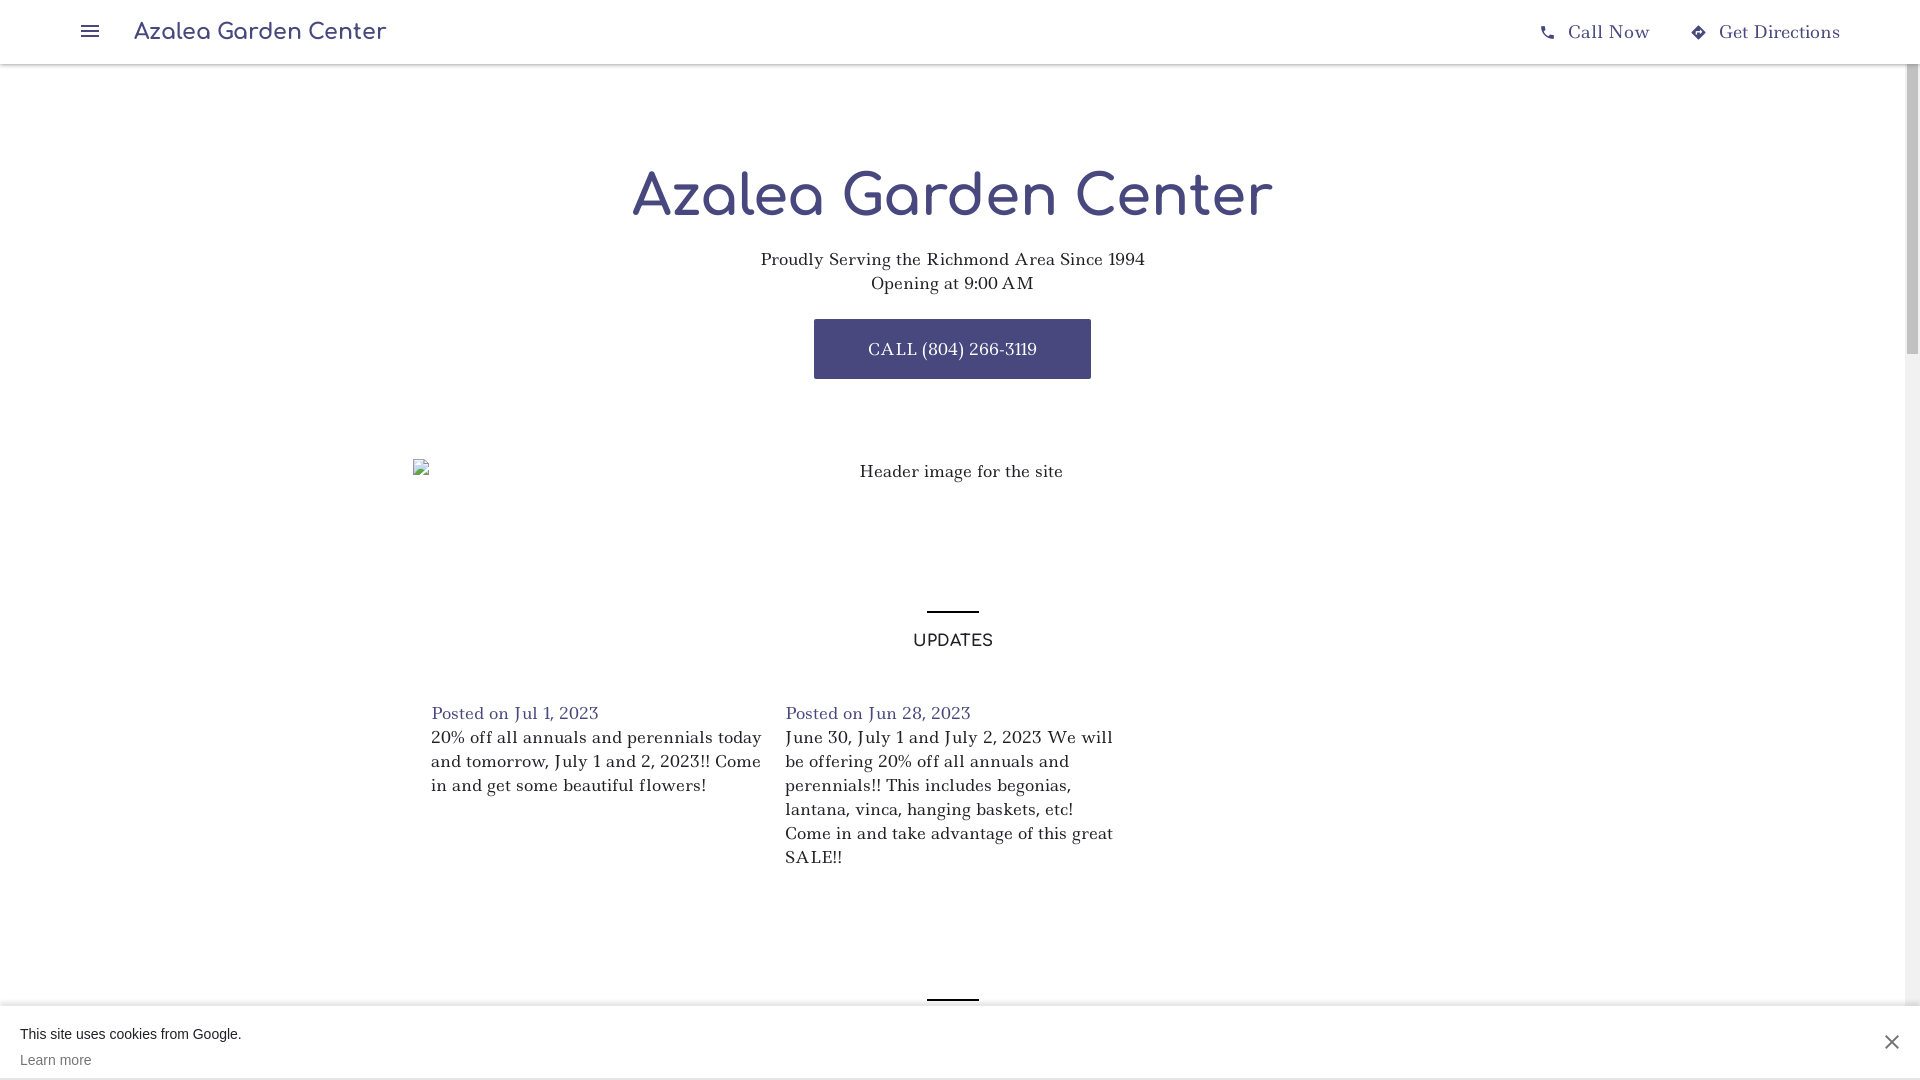 The image size is (1920, 1080). I want to click on 'Azalea Garden Center', so click(259, 31).